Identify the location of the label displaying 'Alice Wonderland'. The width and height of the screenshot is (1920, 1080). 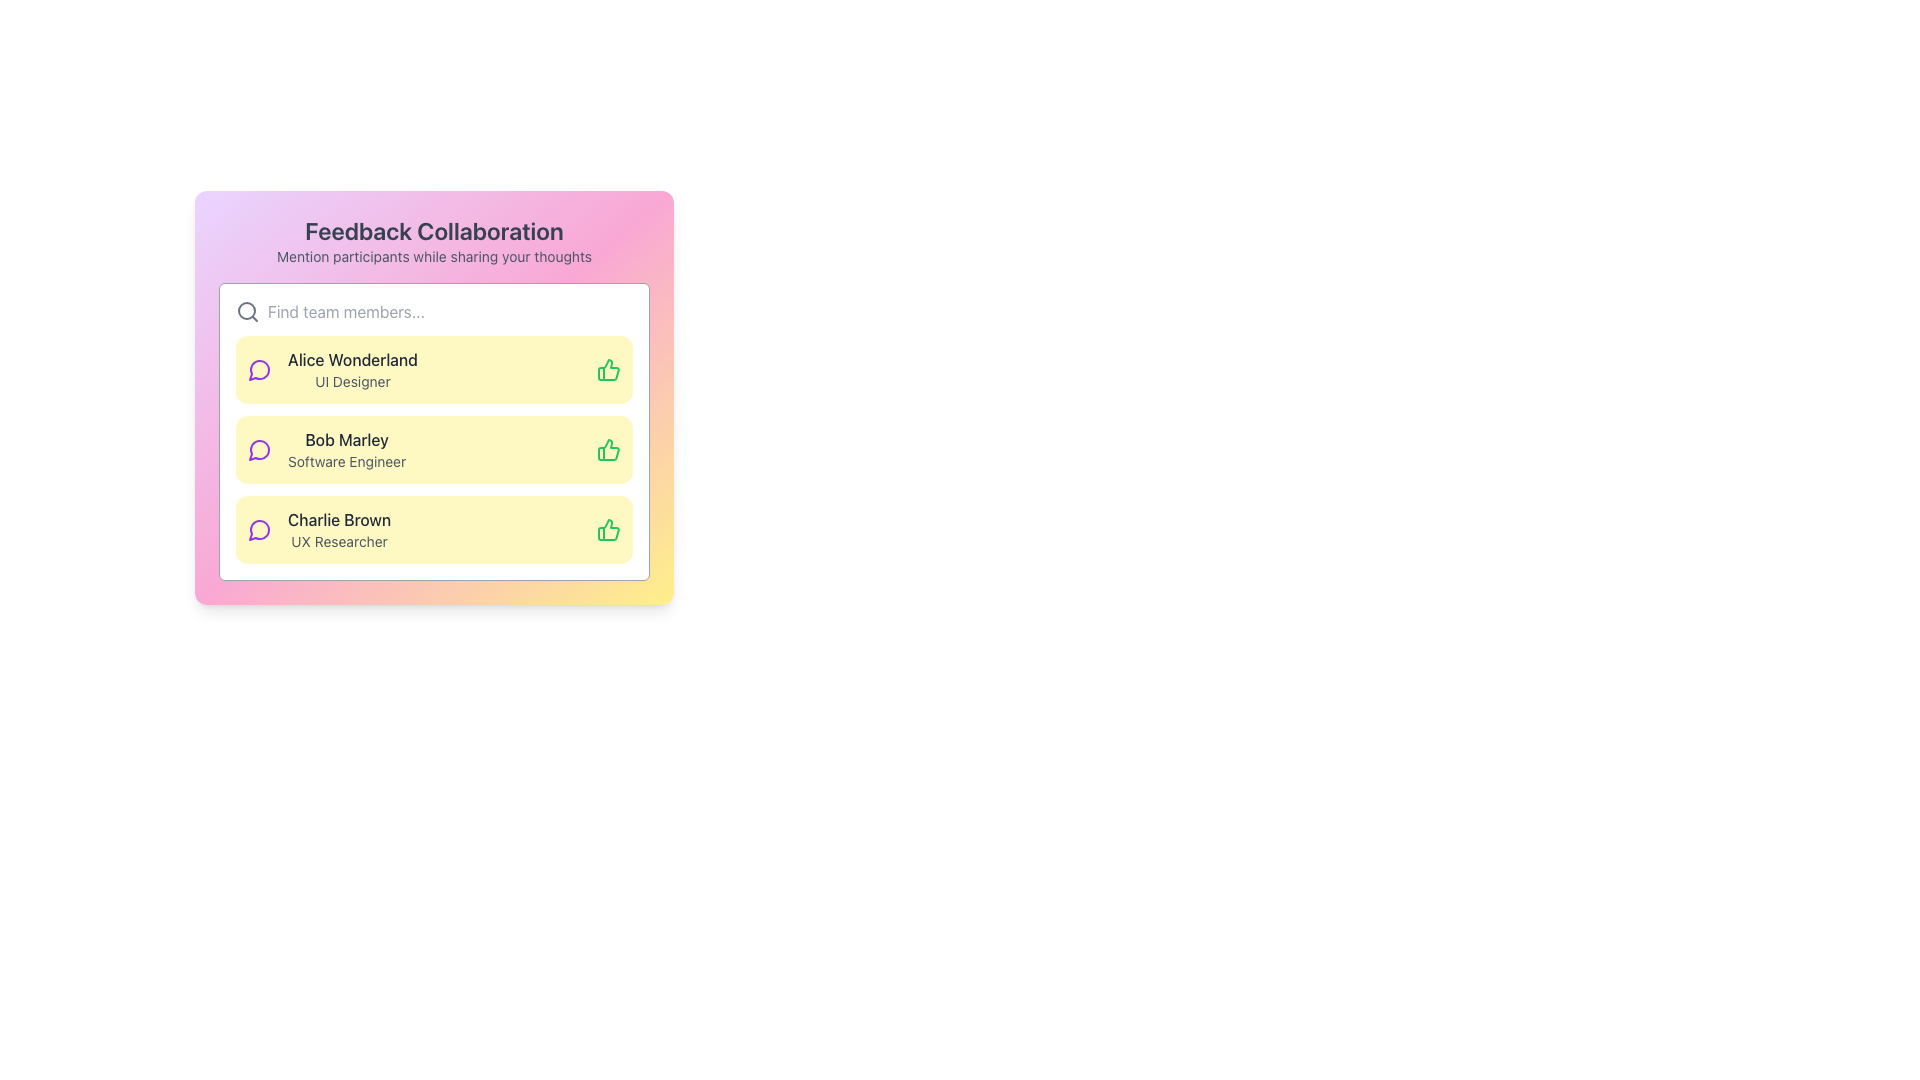
(352, 358).